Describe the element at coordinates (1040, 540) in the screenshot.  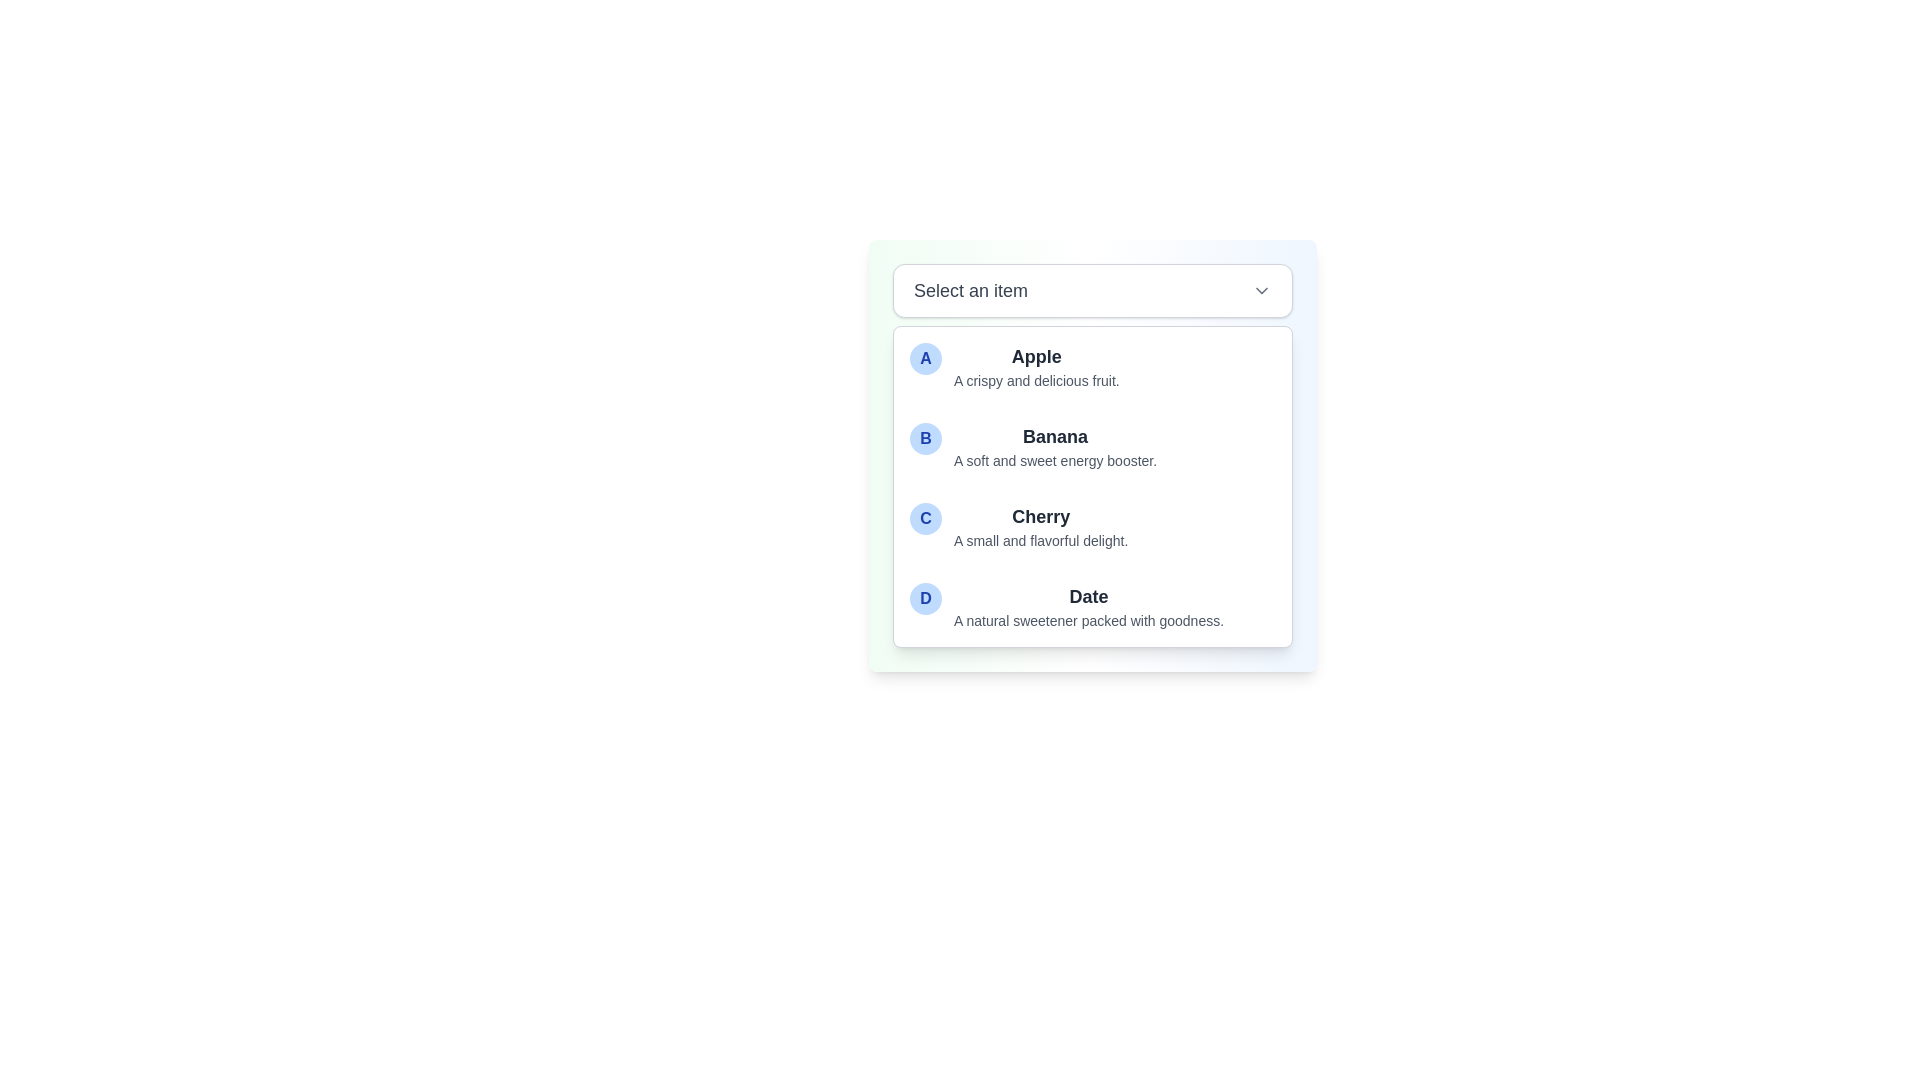
I see `the text label that contains 'A small and flavorful delight.' located below the 'Cherry' label in the dropdown menu` at that location.